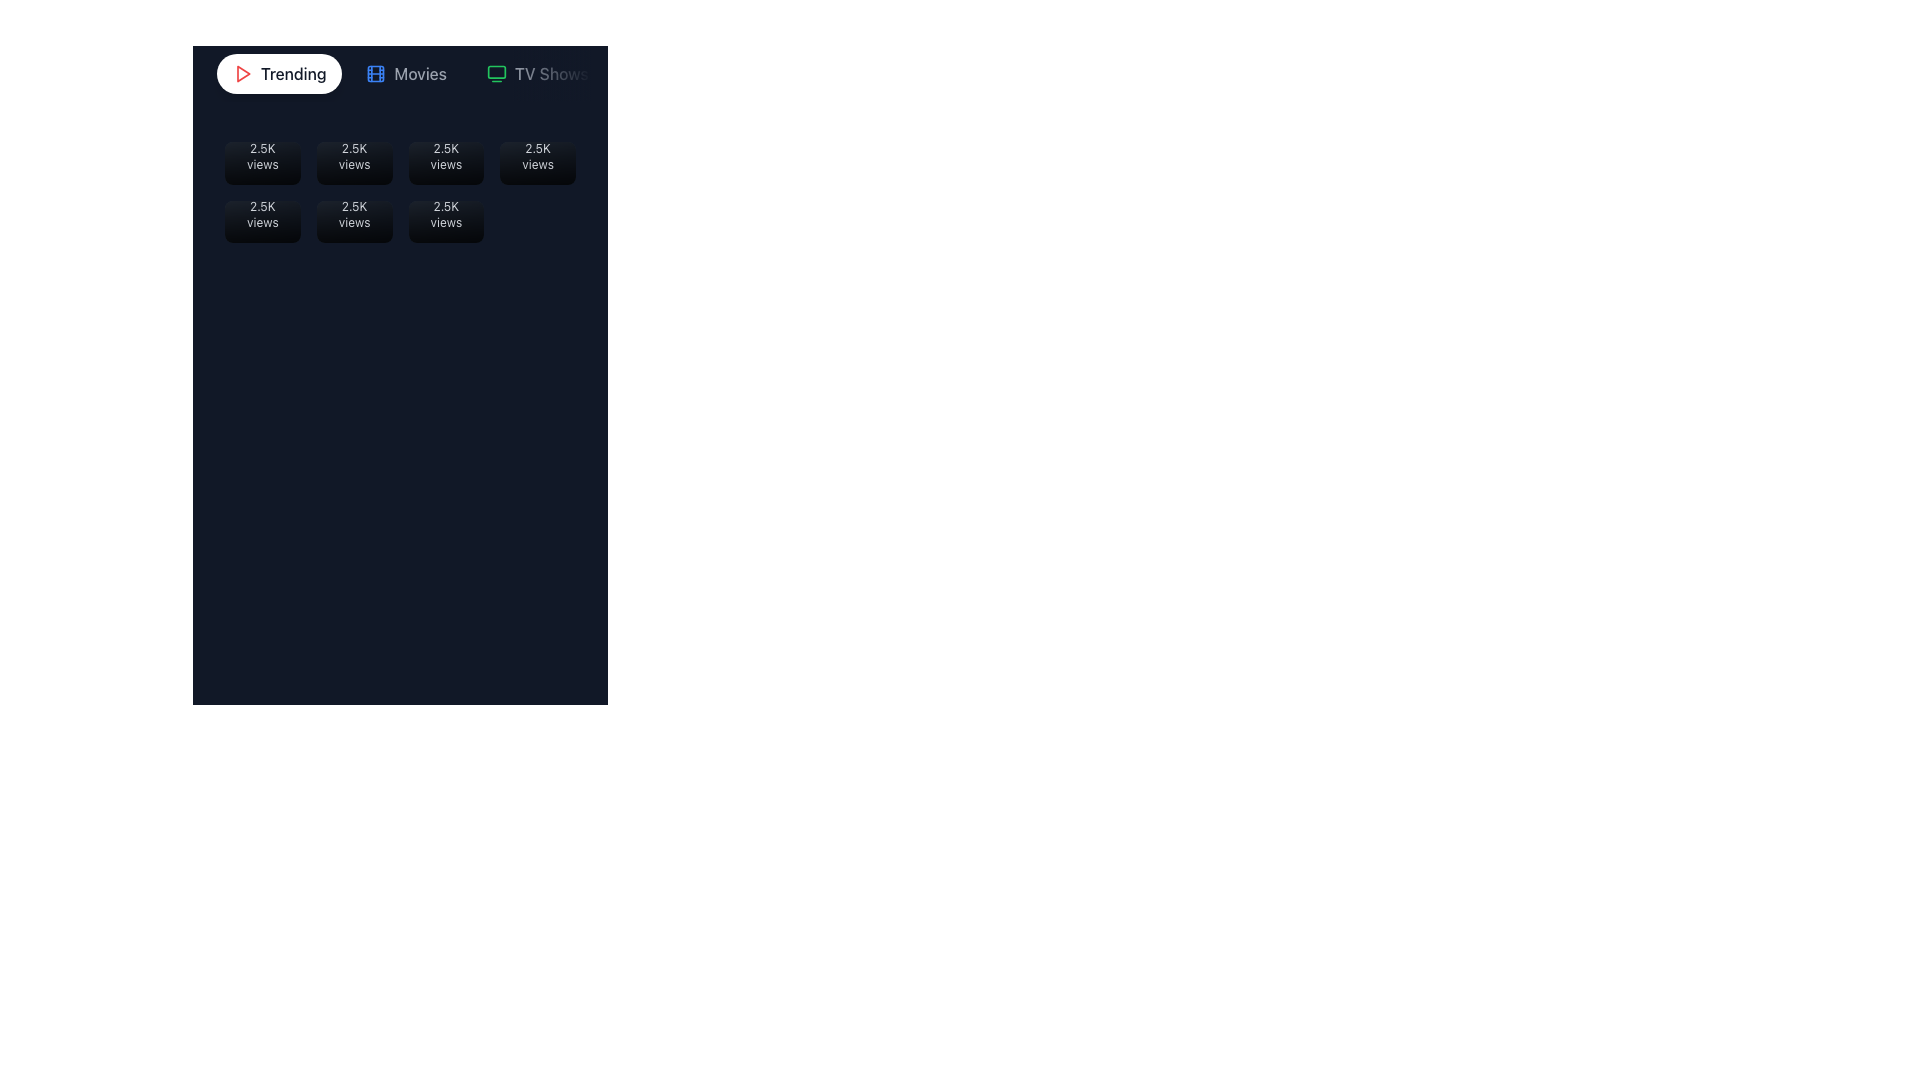 The width and height of the screenshot is (1920, 1080). I want to click on the decorative rectangle with rounded corners, located within a film strip icon in the upper navigation section of the interface, next to the 'Trending' and 'TV Shows' icons, so click(376, 72).